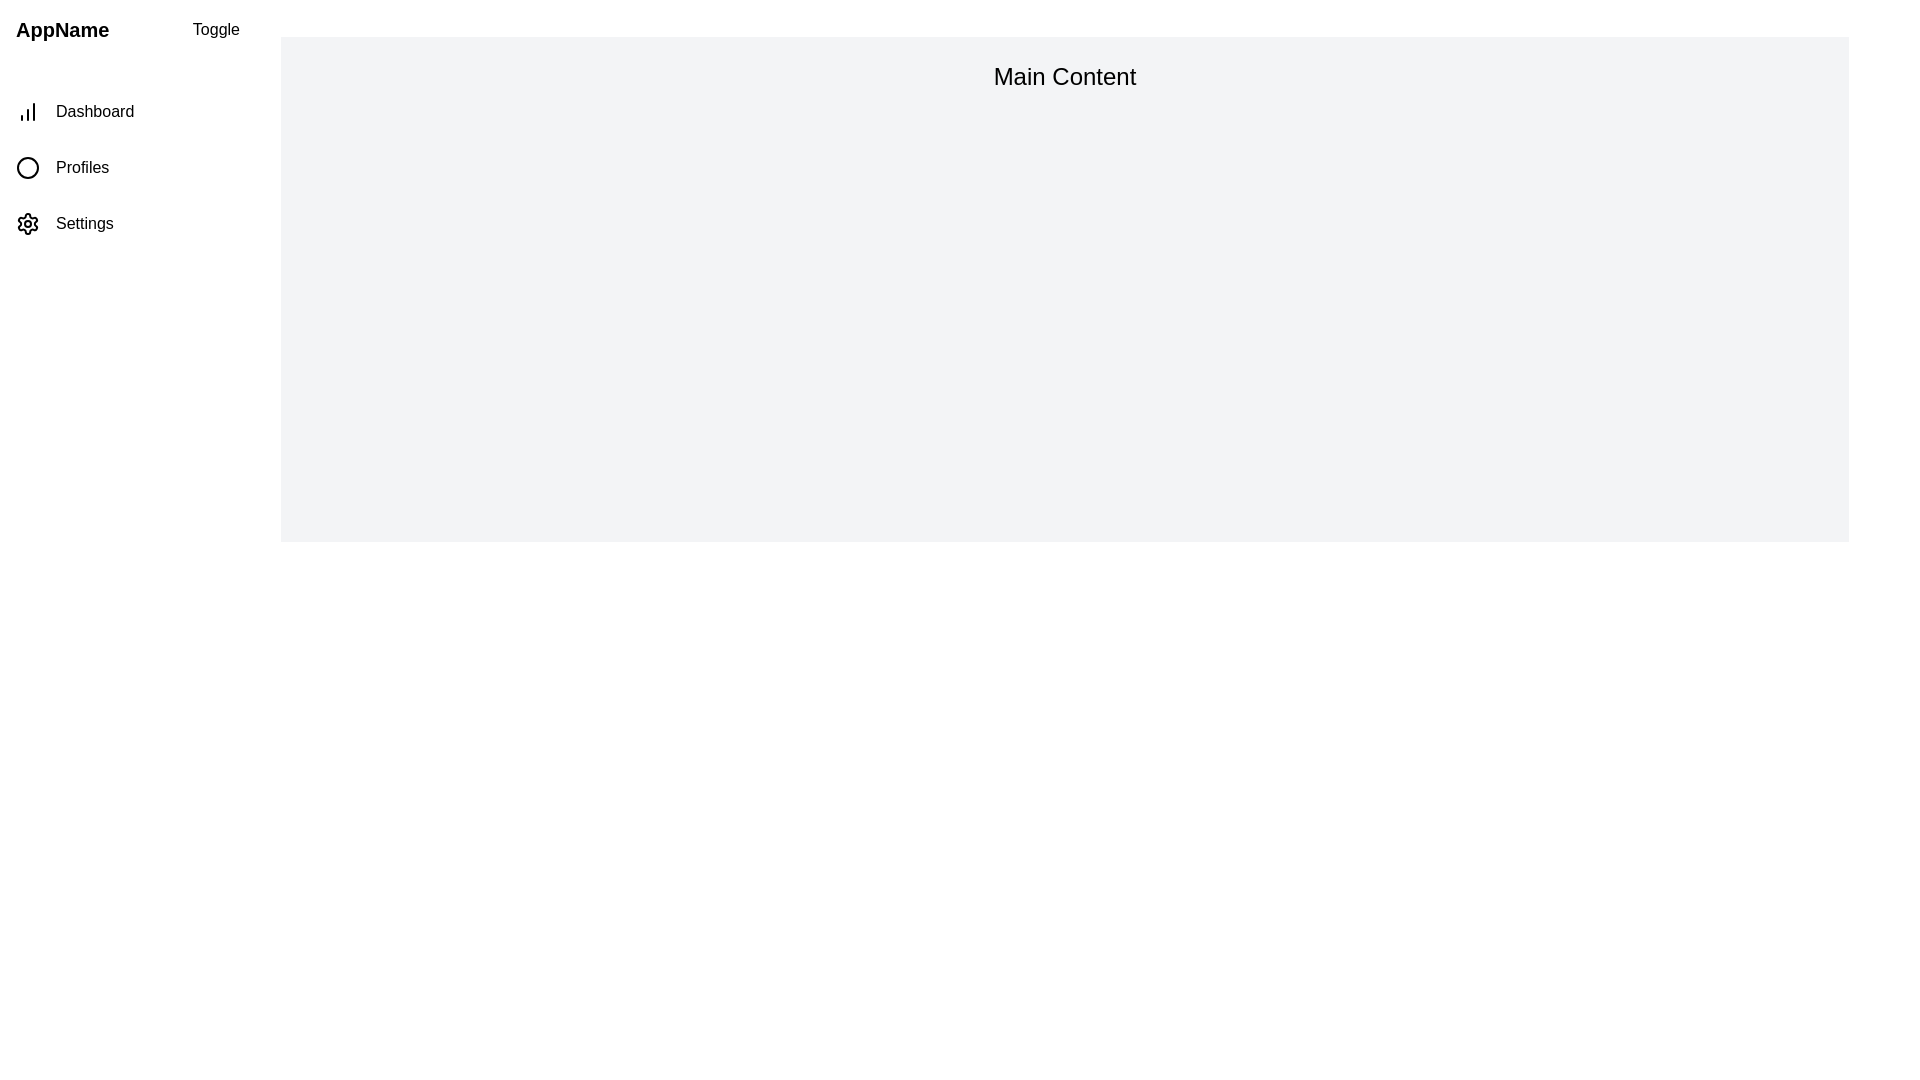  I want to click on the navigation item Settings in the drawer, so click(127, 223).